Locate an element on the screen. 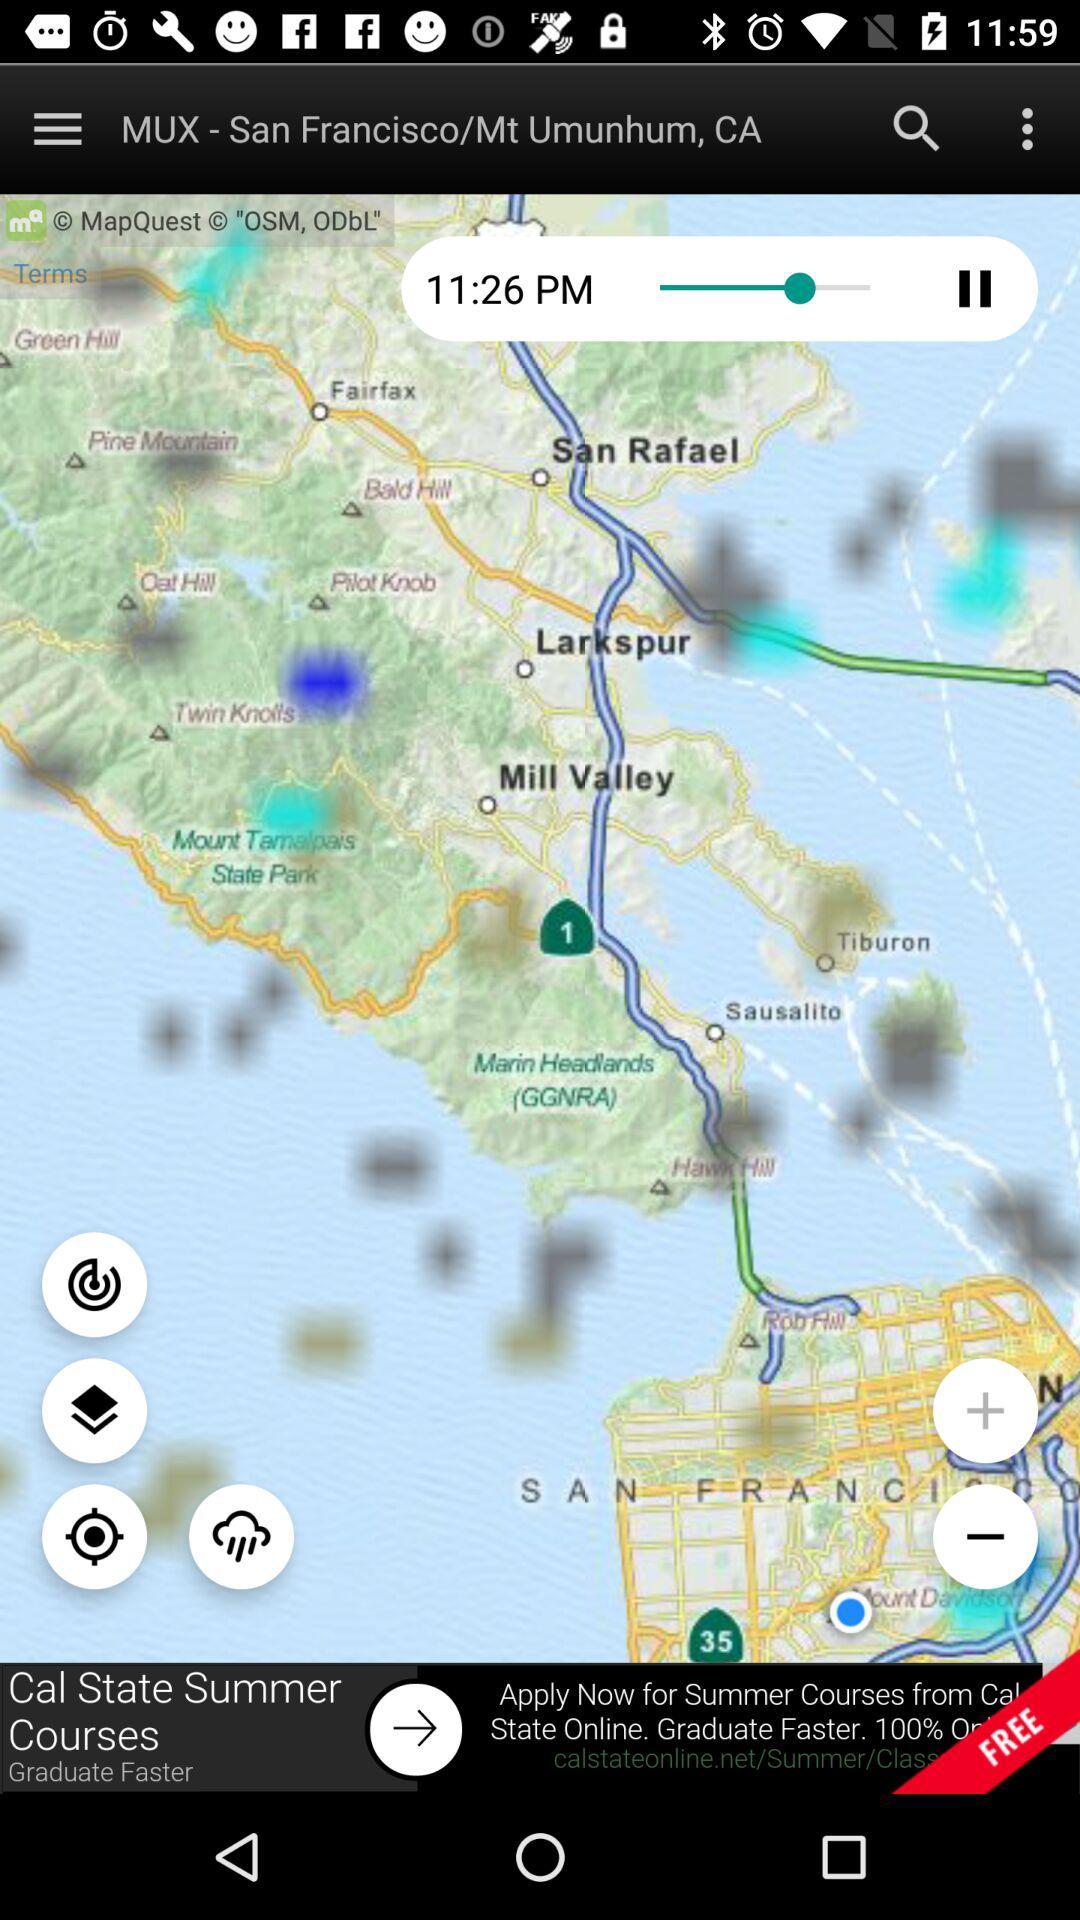 This screenshot has width=1080, height=1920. move map is located at coordinates (94, 1535).